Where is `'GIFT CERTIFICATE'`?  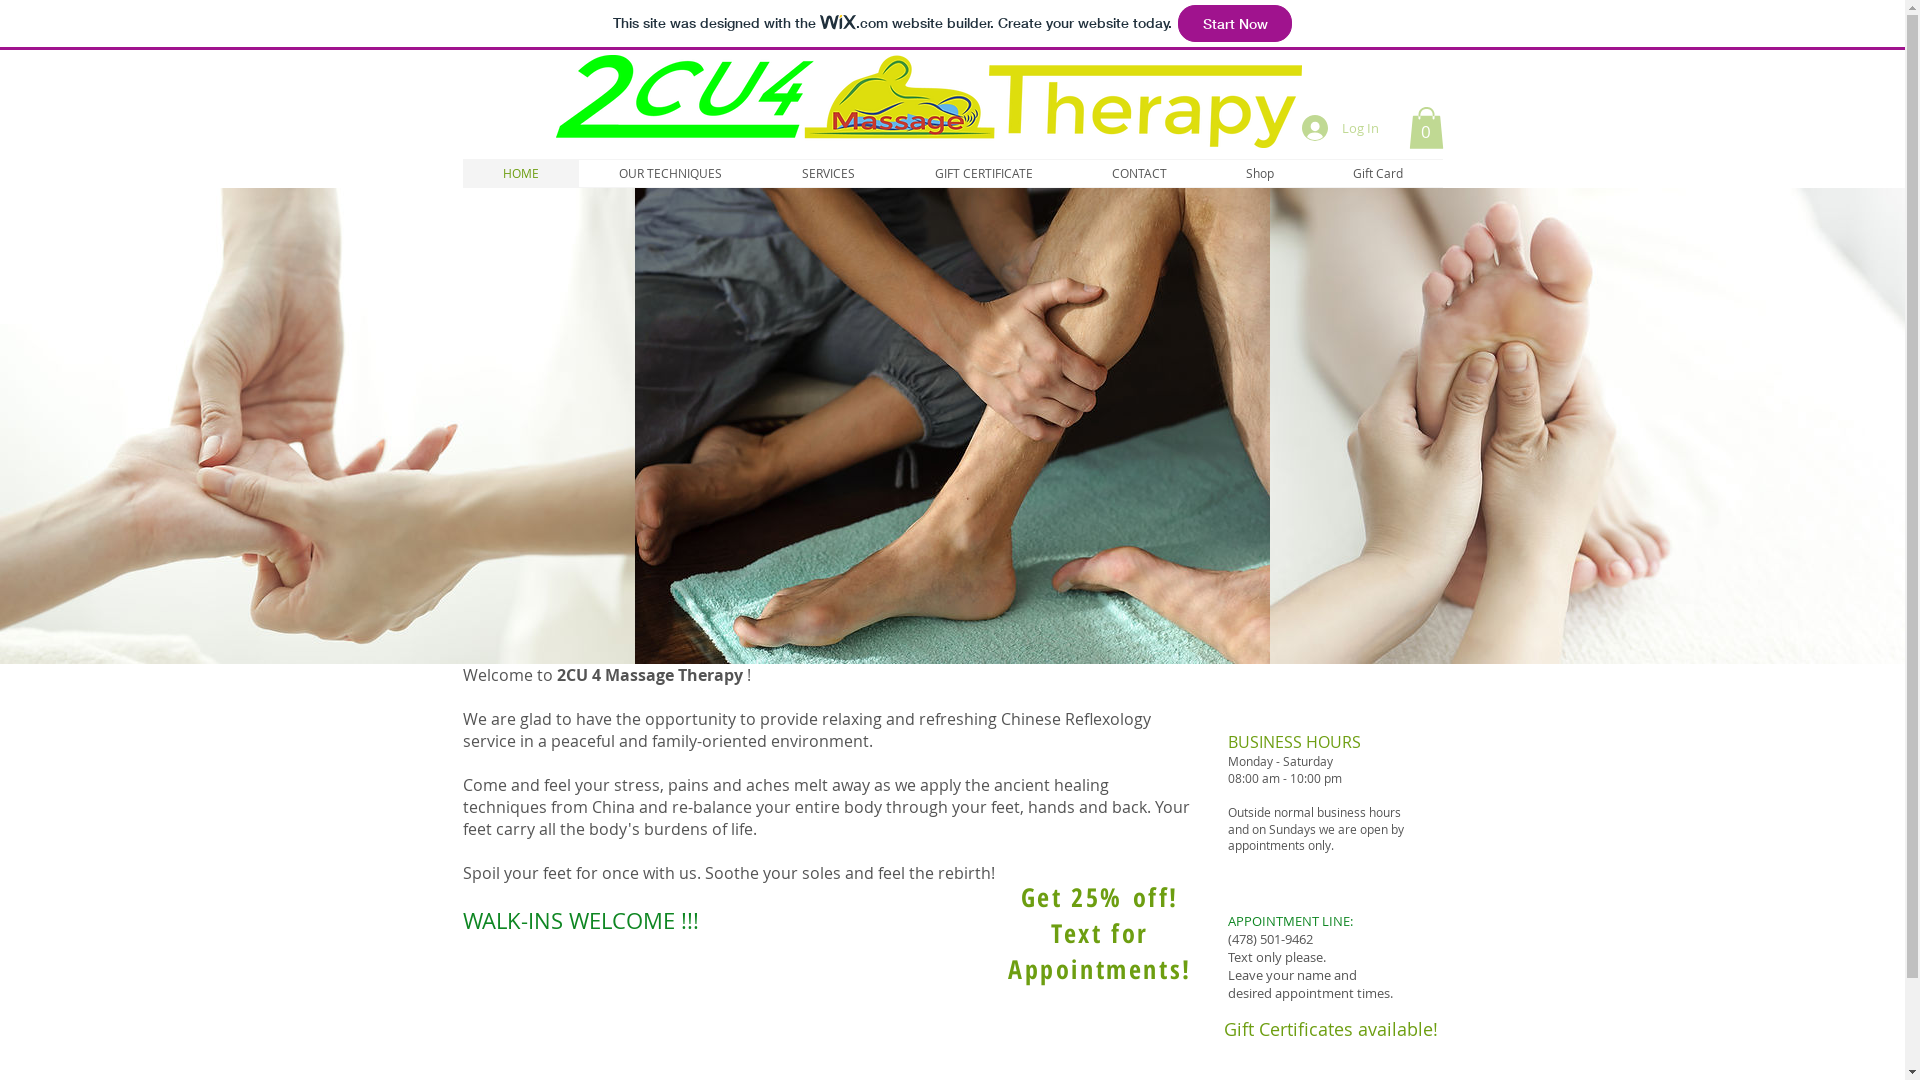
'GIFT CERTIFICATE' is located at coordinates (983, 172).